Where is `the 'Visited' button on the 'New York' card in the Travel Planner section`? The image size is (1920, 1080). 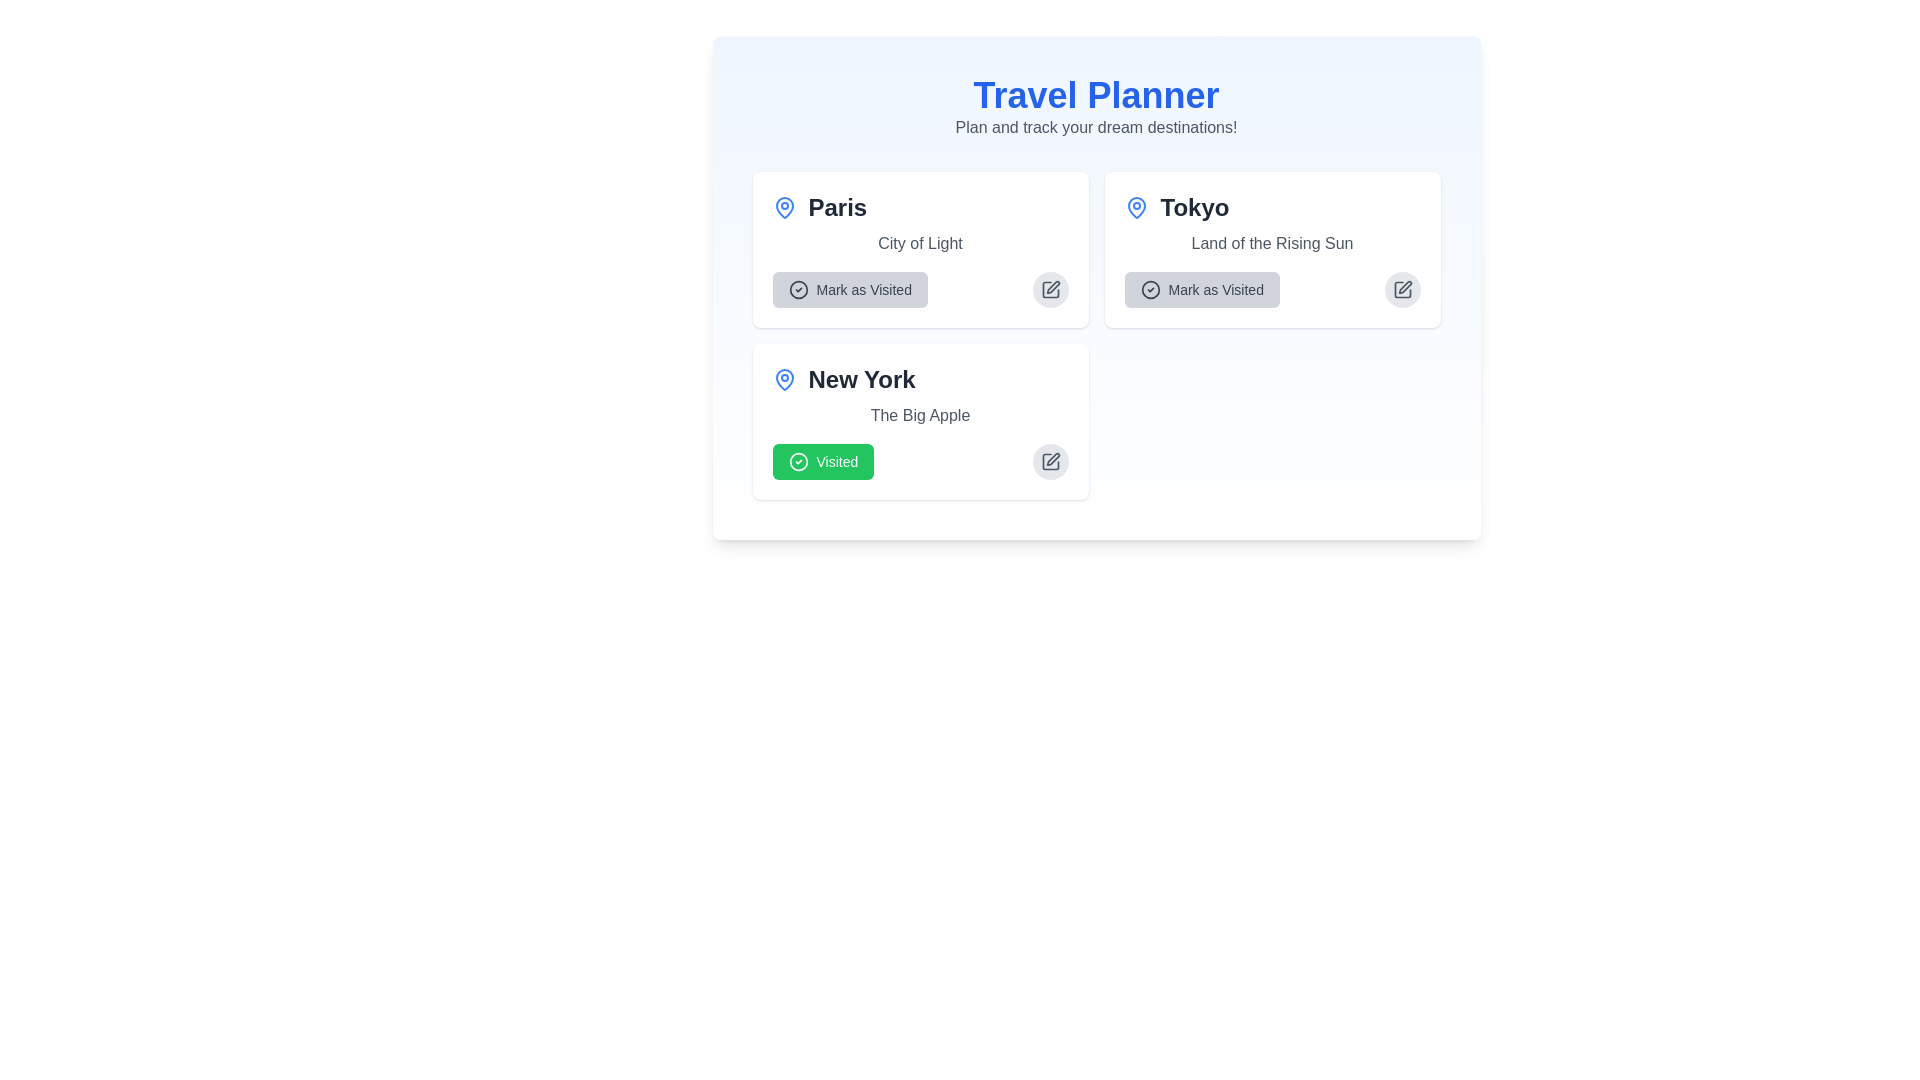 the 'Visited' button on the 'New York' card in the Travel Planner section is located at coordinates (919, 420).